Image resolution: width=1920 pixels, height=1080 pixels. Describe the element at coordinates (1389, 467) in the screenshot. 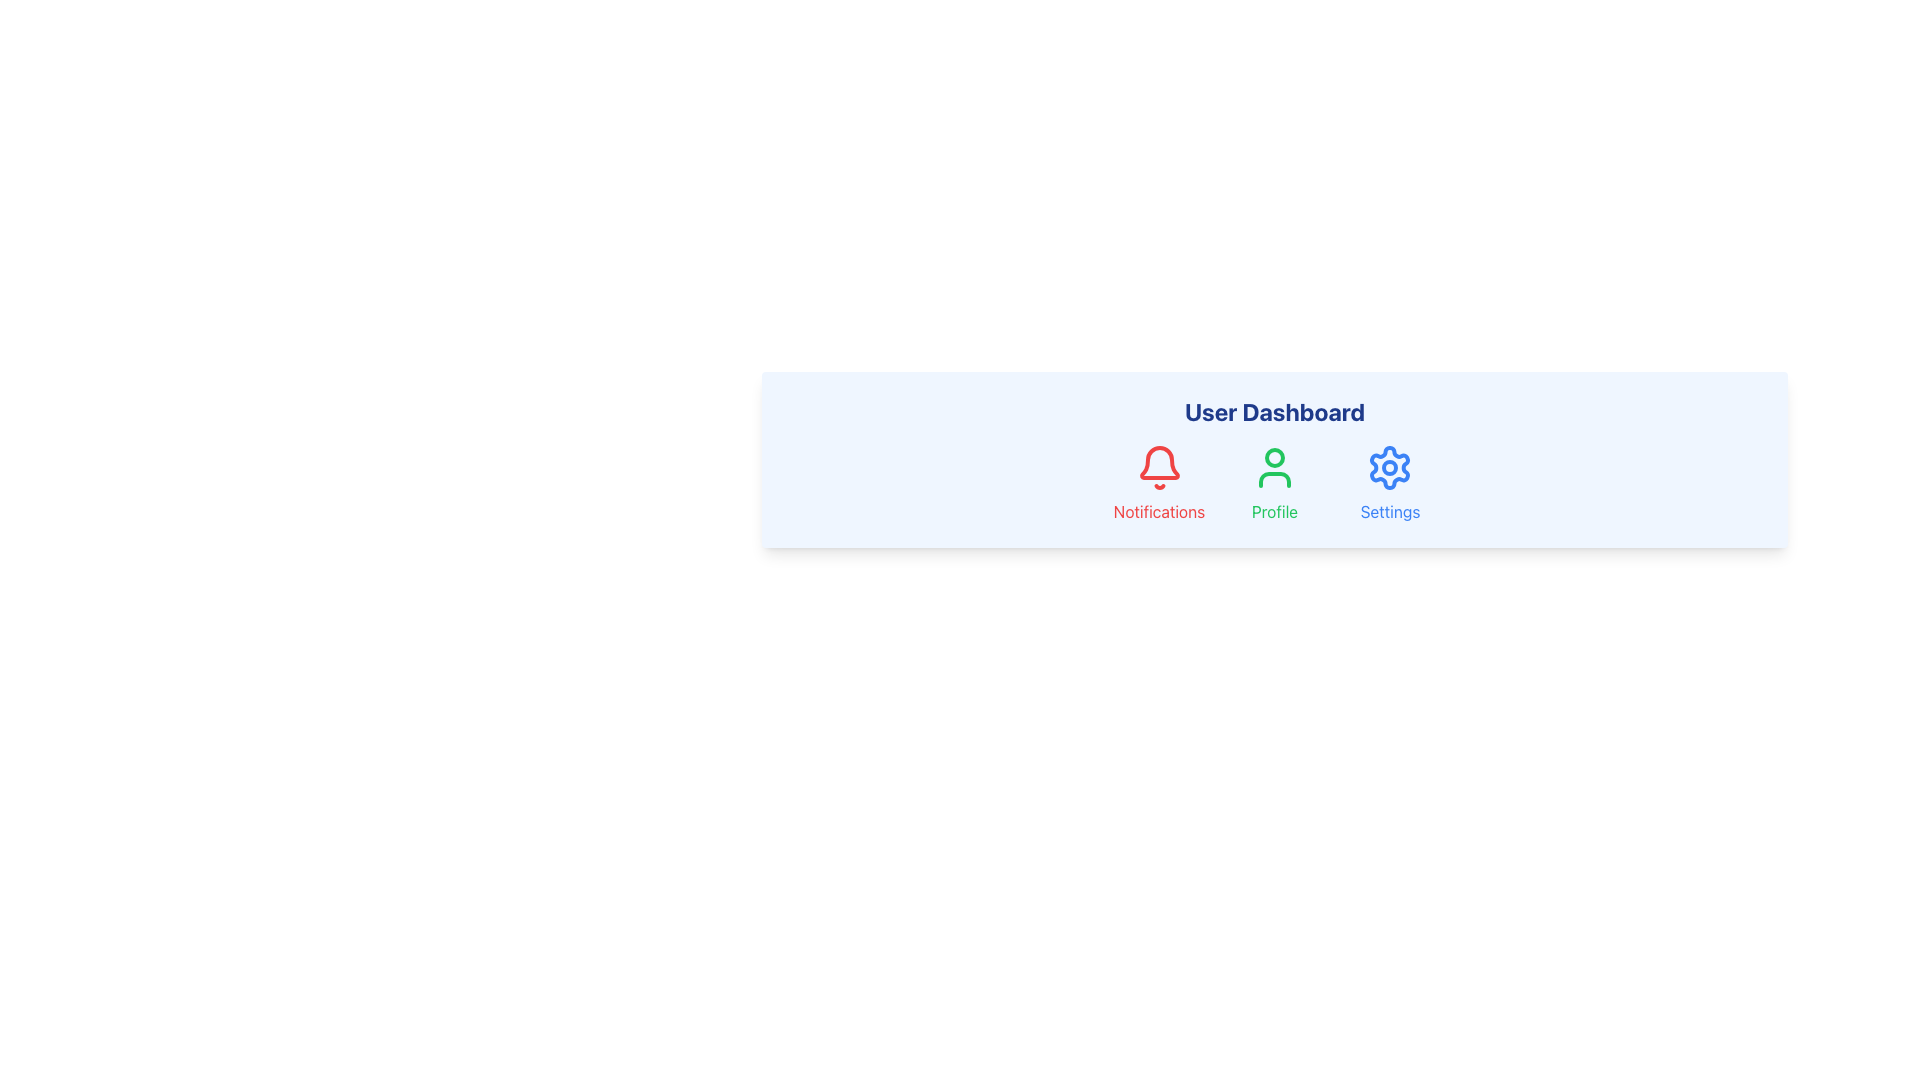

I see `the blue settings icon depicted as a gear located in the user options section for a tooltip or effect` at that location.